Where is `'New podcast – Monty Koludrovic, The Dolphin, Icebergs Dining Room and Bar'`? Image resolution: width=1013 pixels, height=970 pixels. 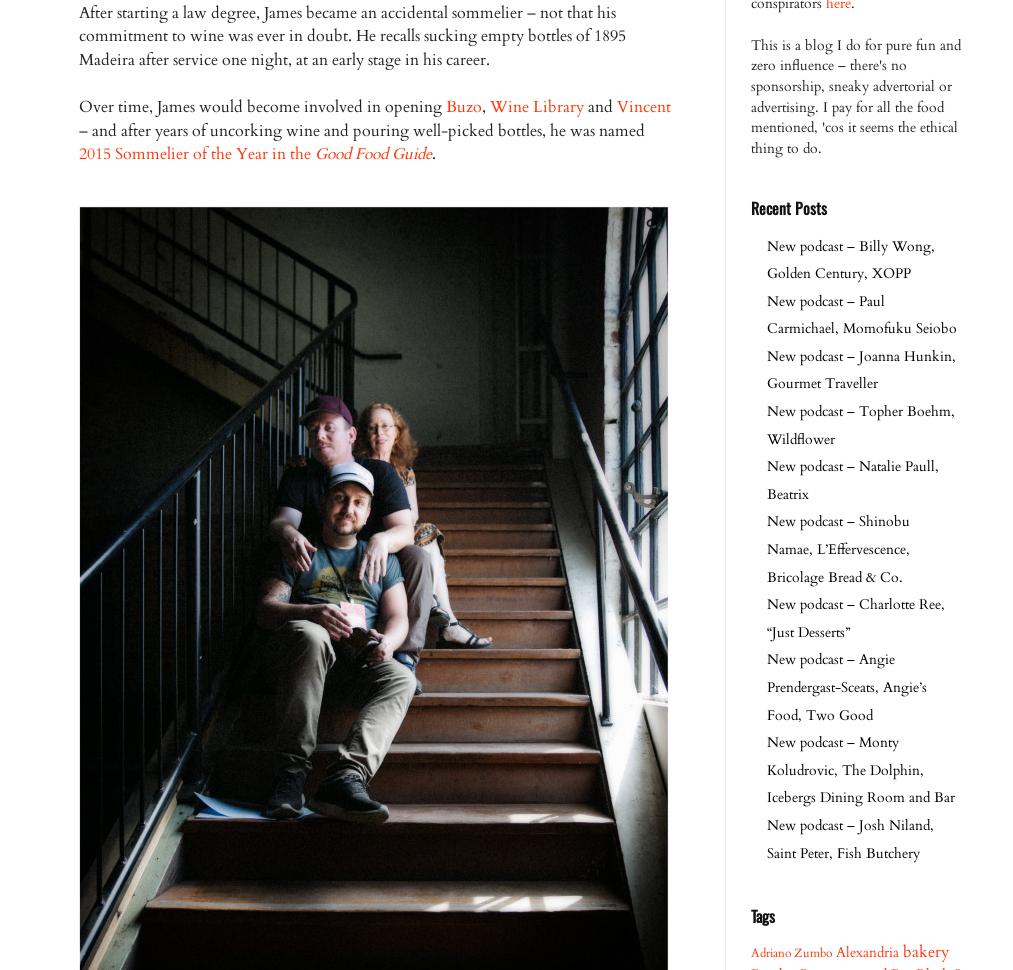
'New podcast – Monty Koludrovic, The Dolphin, Icebergs Dining Room and Bar' is located at coordinates (767, 768).